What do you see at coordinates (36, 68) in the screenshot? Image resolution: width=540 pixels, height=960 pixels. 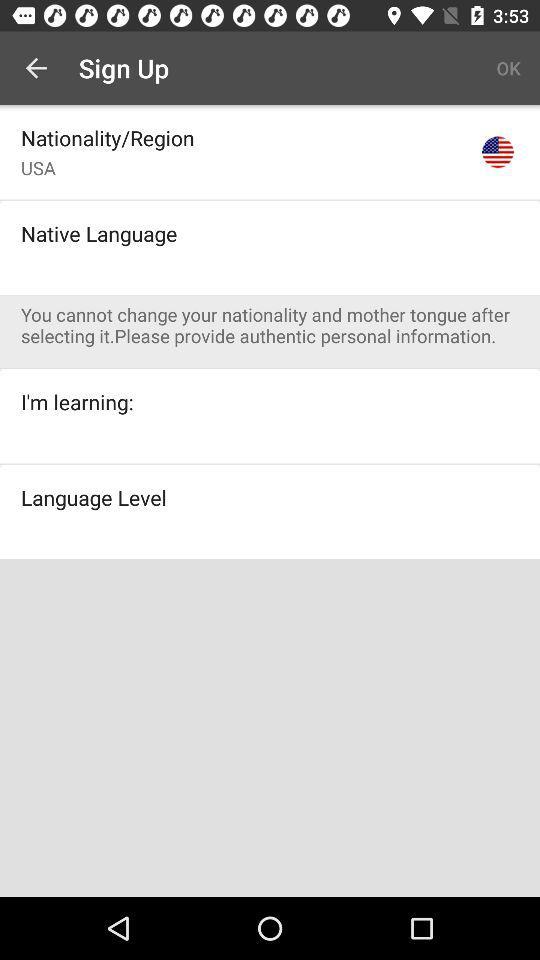 I see `app next to the sign up app` at bounding box center [36, 68].